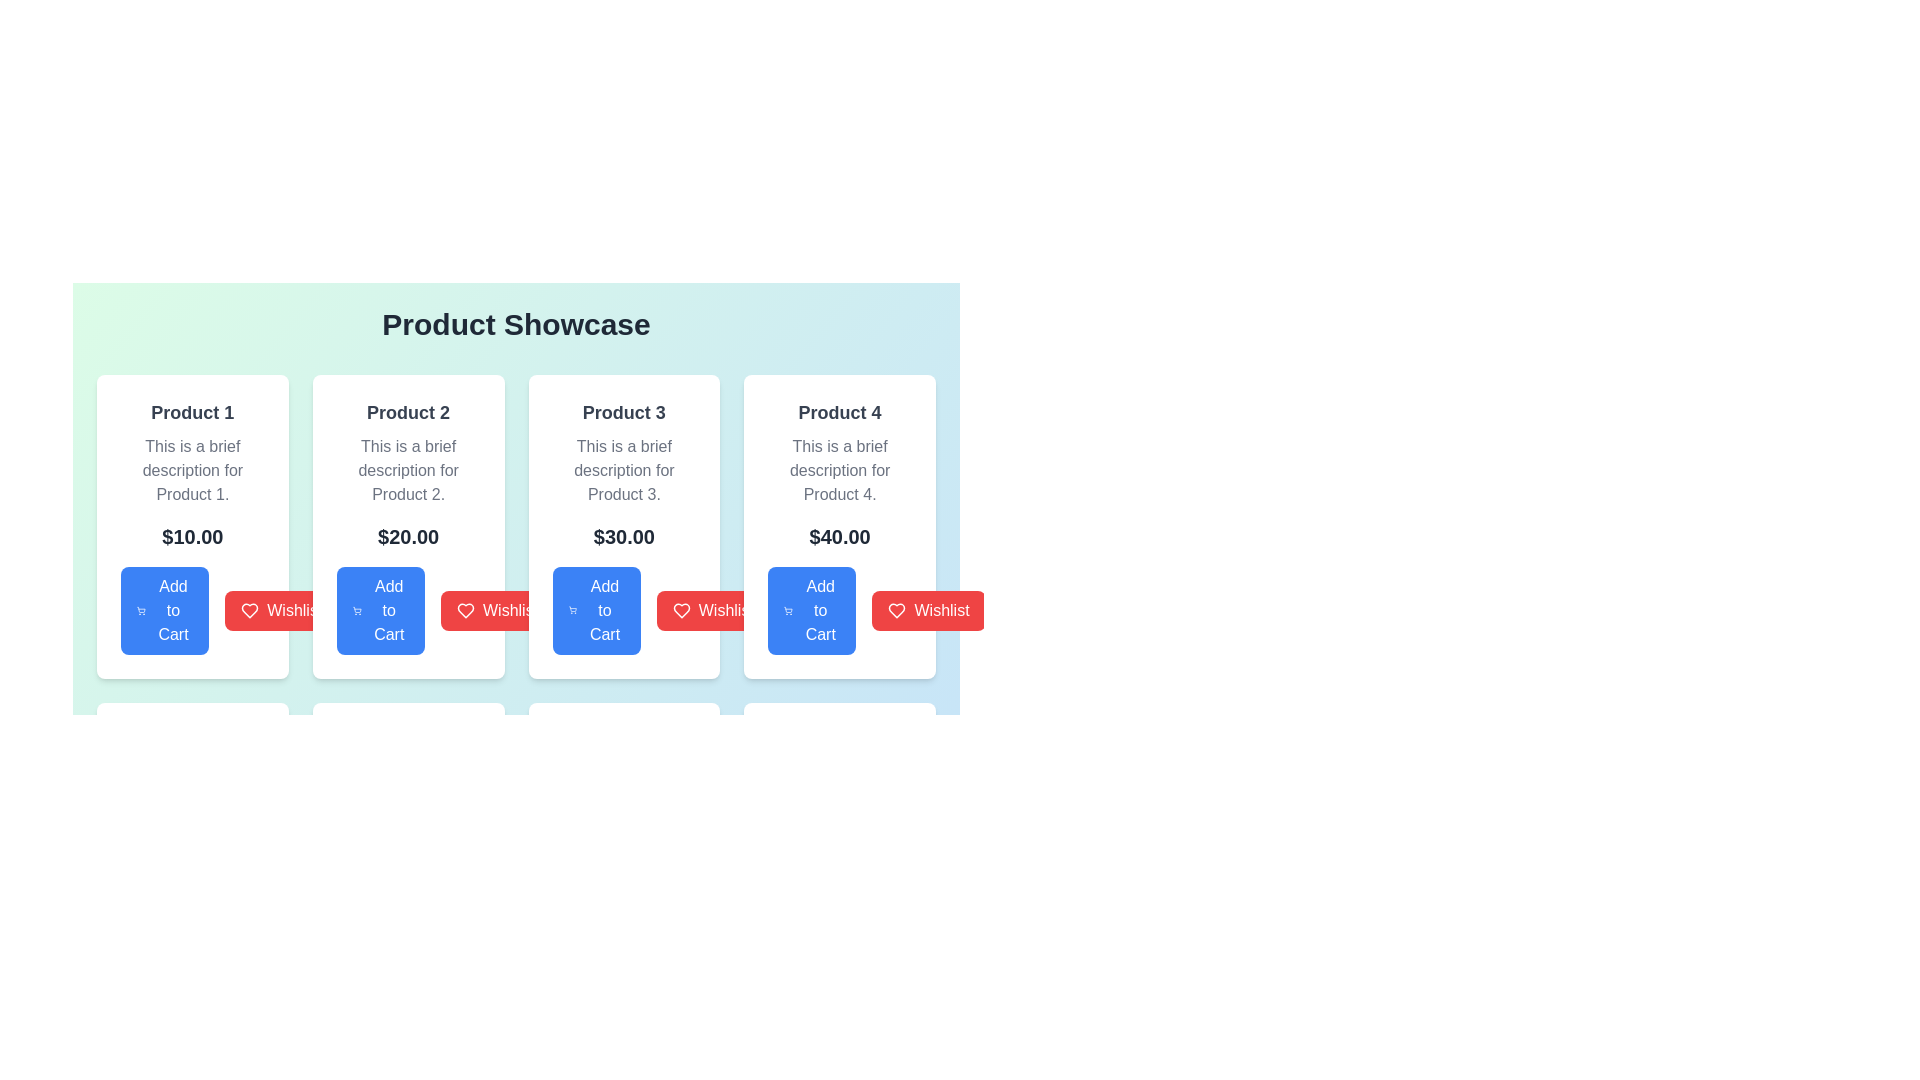 Image resolution: width=1920 pixels, height=1080 pixels. I want to click on the static text element that serves as the title for the product in the second card of a horizontally aligned grid, so click(407, 411).